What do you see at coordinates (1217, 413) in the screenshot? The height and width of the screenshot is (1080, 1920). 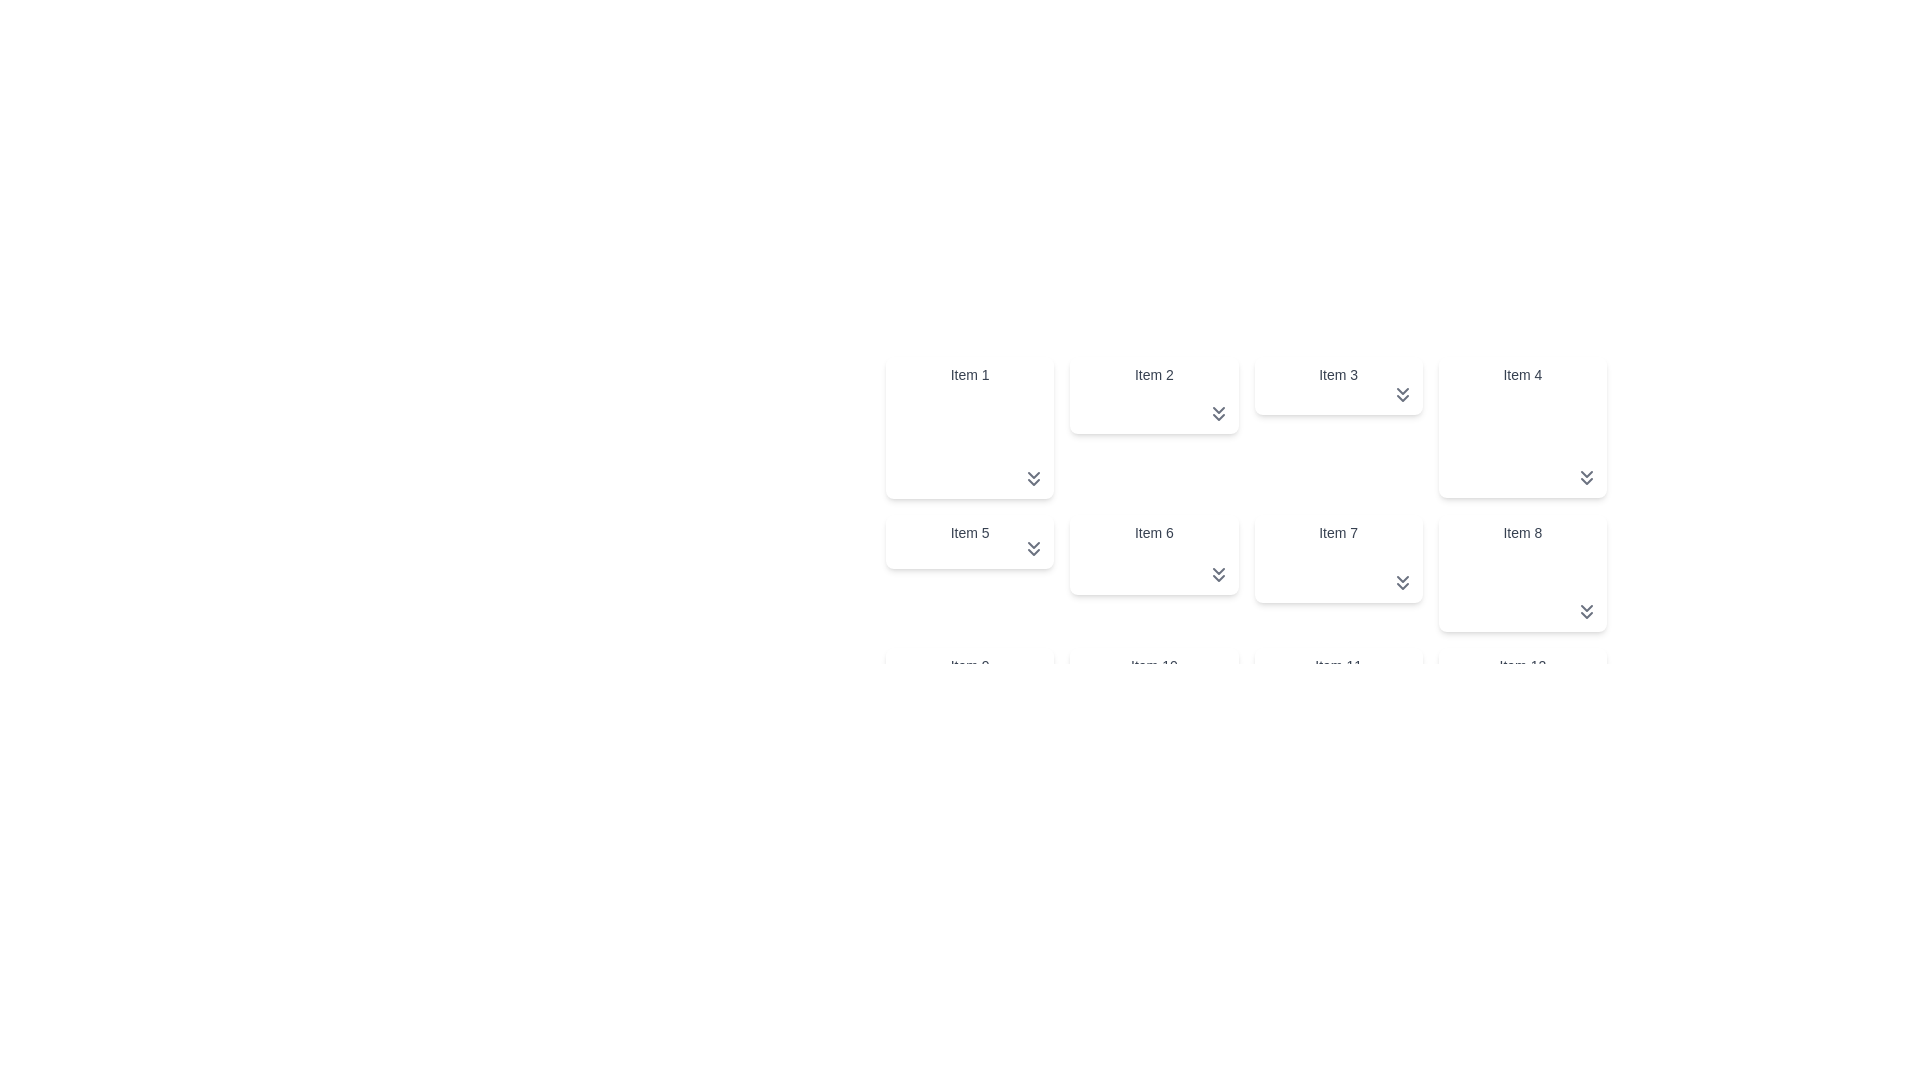 I see `the downward double-chevron arrow button located at the bottom-right corner of the 'Item 2' card` at bounding box center [1217, 413].